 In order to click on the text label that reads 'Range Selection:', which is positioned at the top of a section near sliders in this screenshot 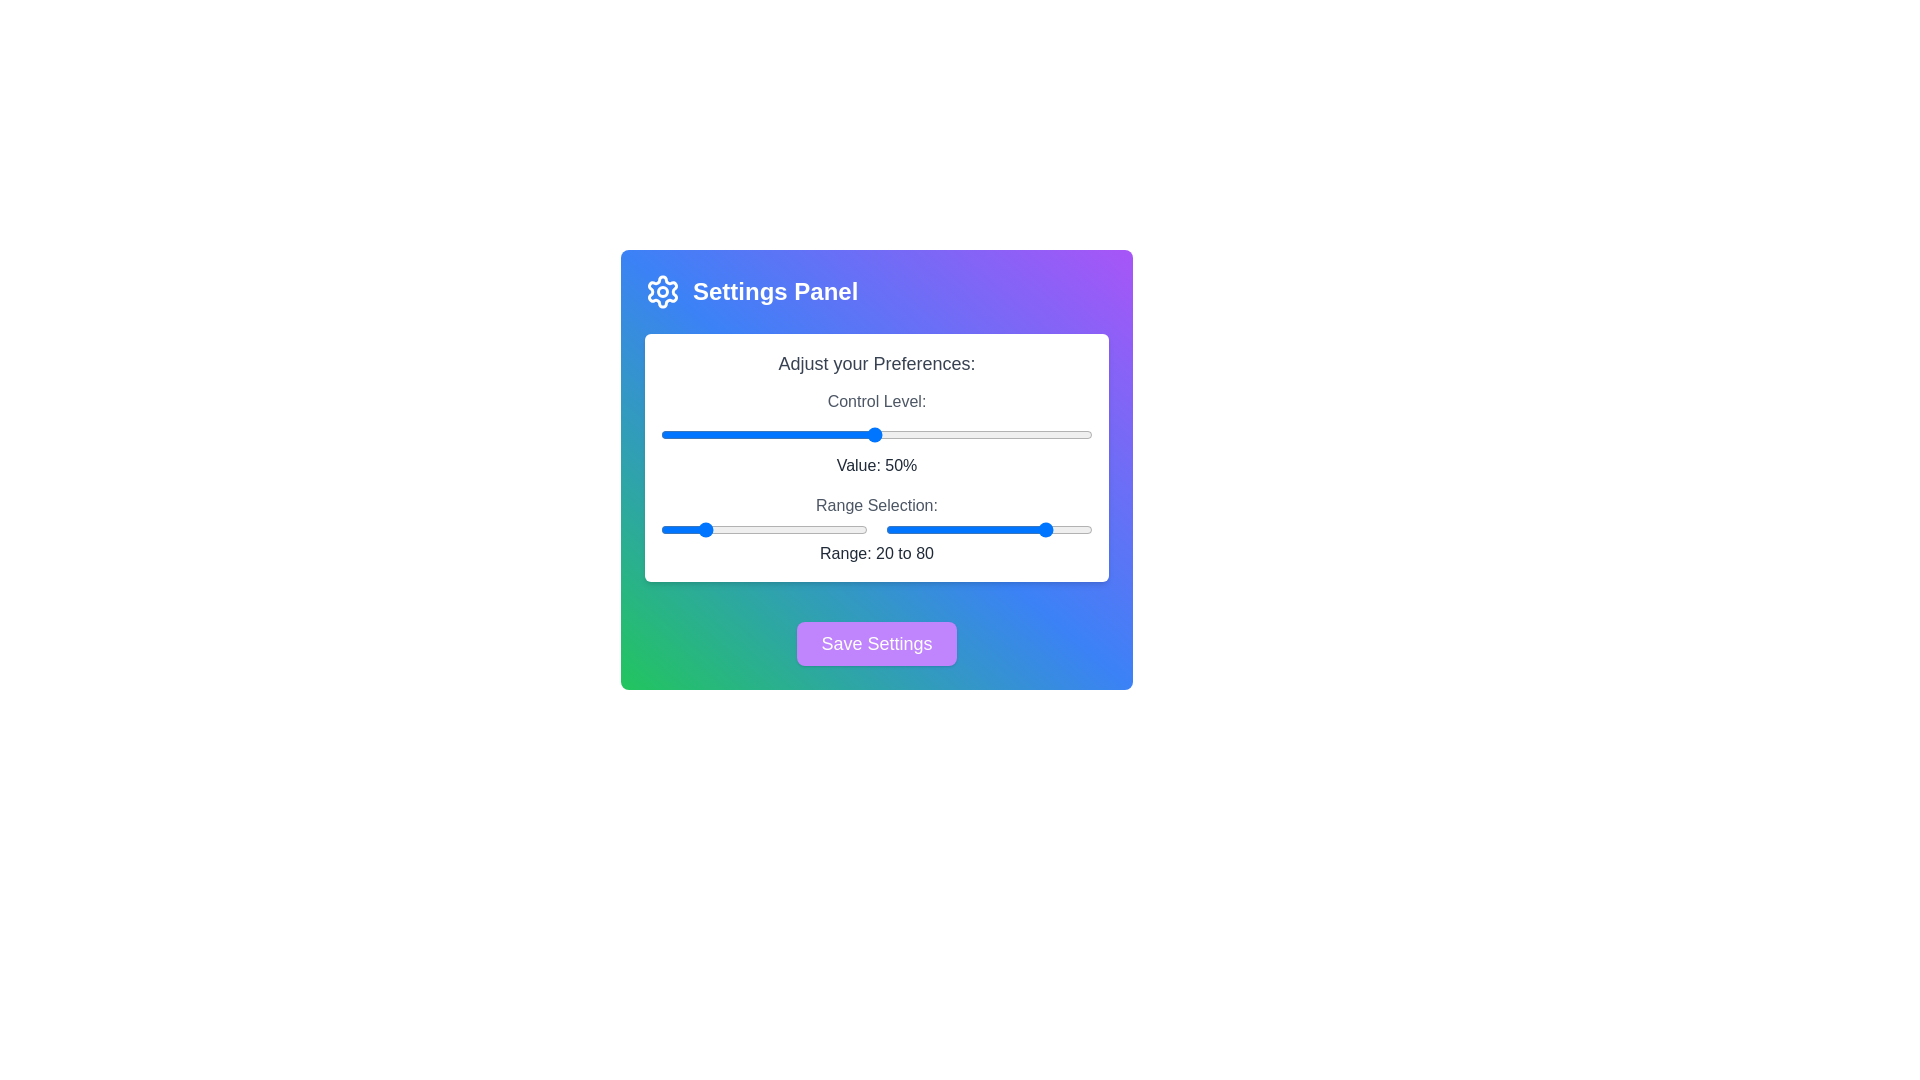, I will do `click(877, 504)`.